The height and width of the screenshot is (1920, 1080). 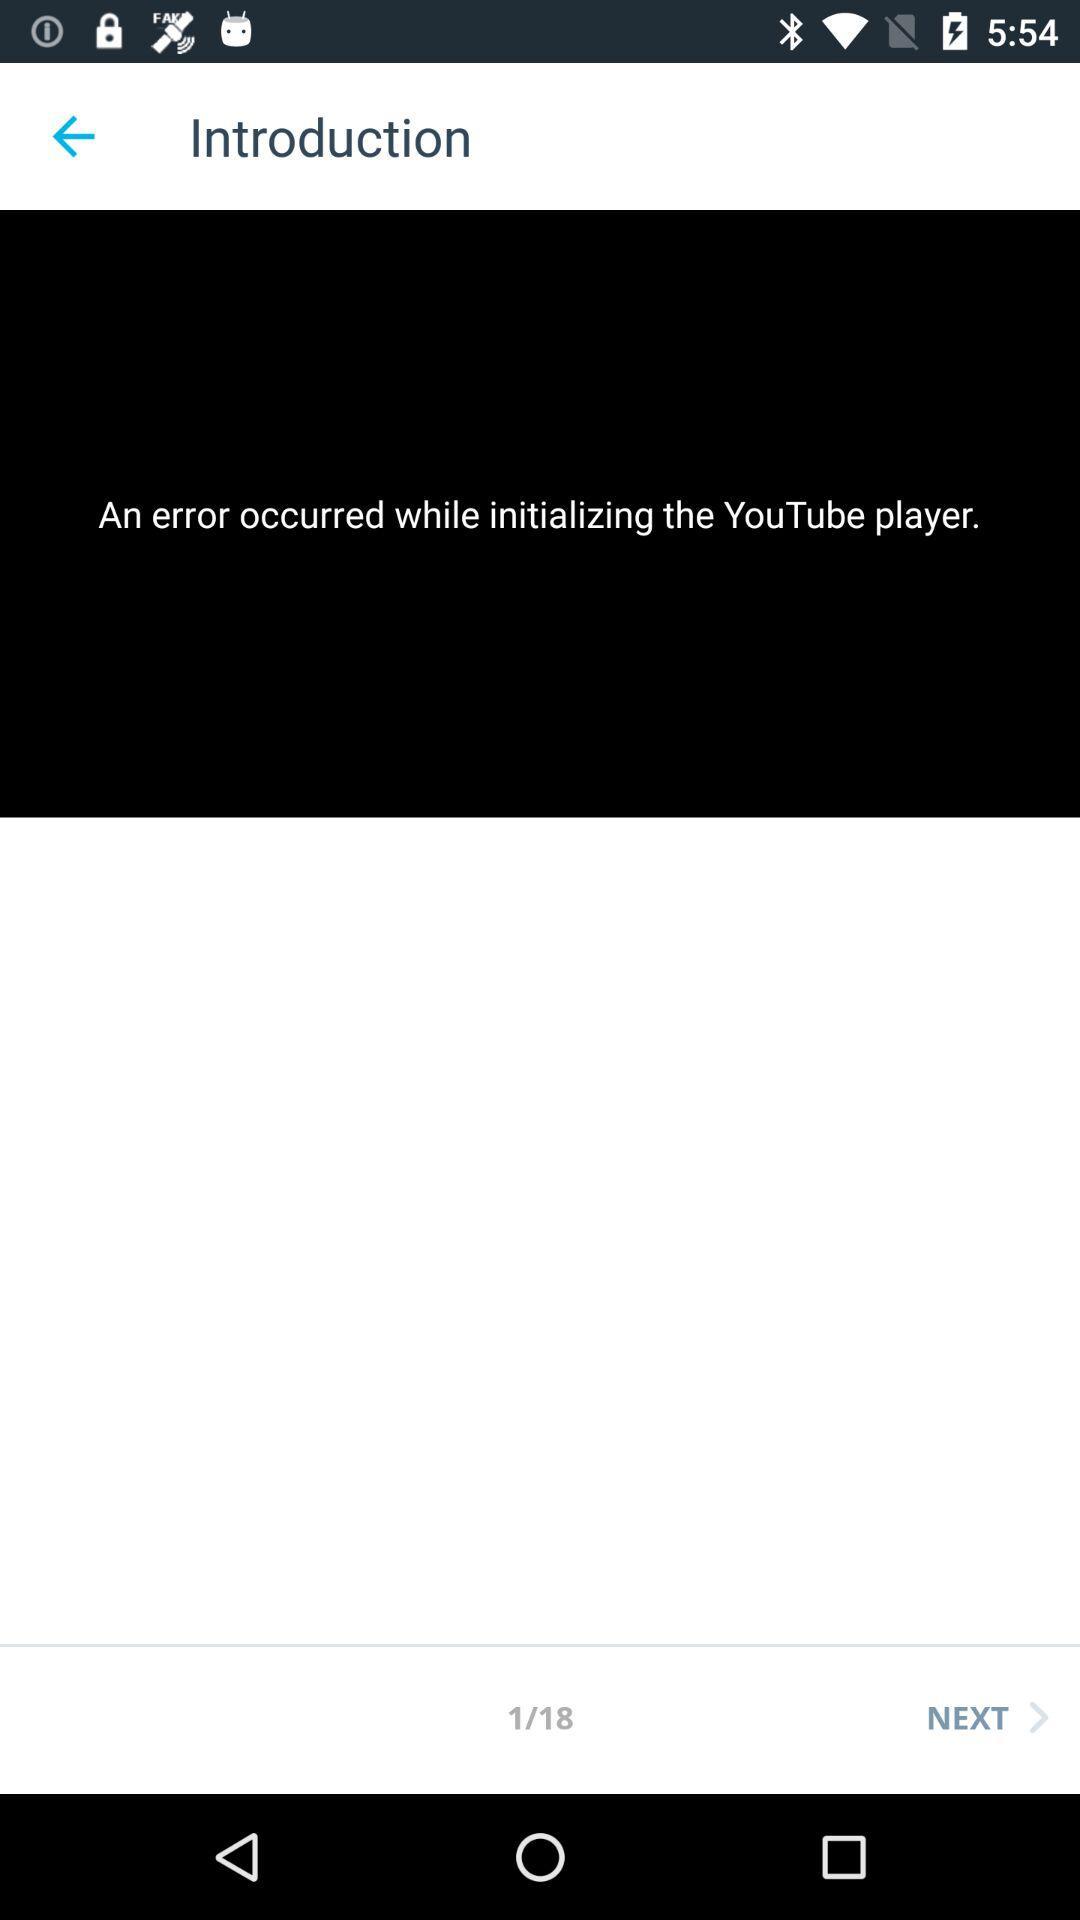 What do you see at coordinates (986, 1716) in the screenshot?
I see `the next item` at bounding box center [986, 1716].